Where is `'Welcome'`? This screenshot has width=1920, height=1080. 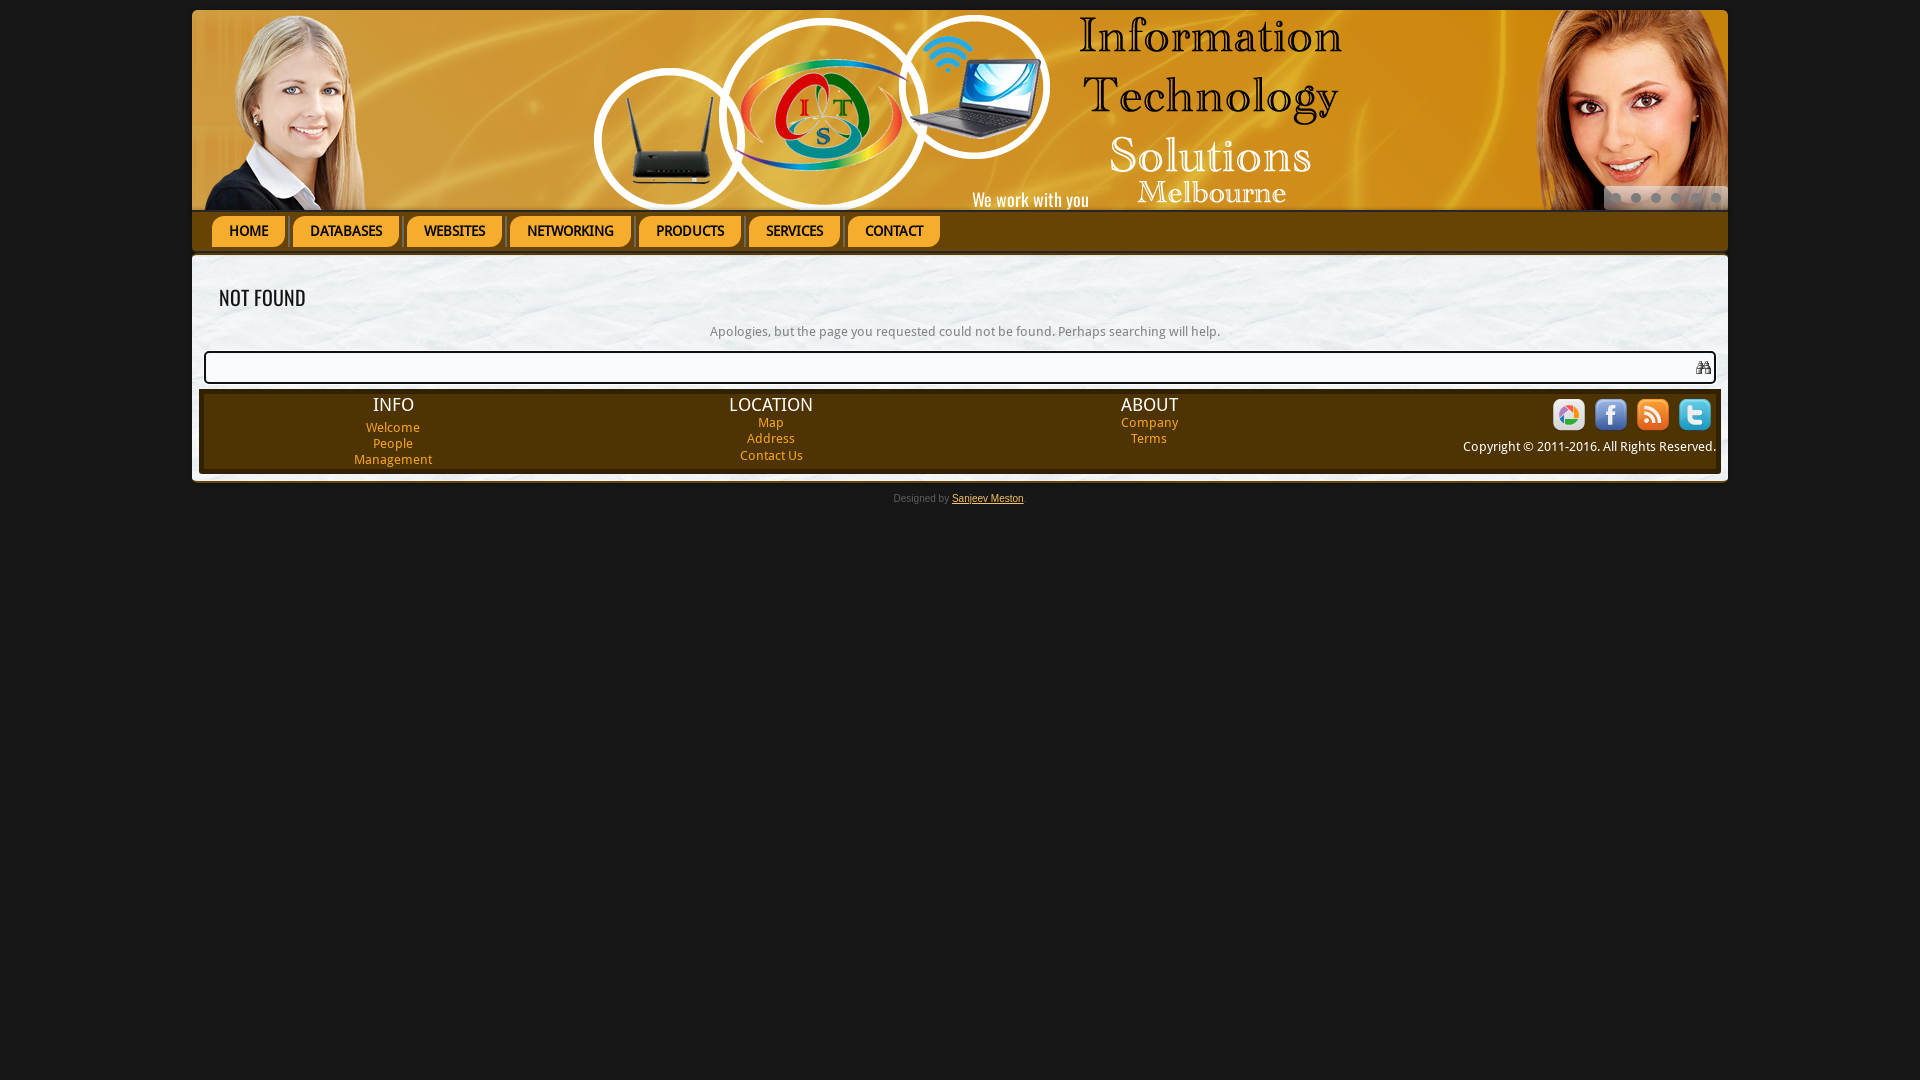 'Welcome' is located at coordinates (393, 426).